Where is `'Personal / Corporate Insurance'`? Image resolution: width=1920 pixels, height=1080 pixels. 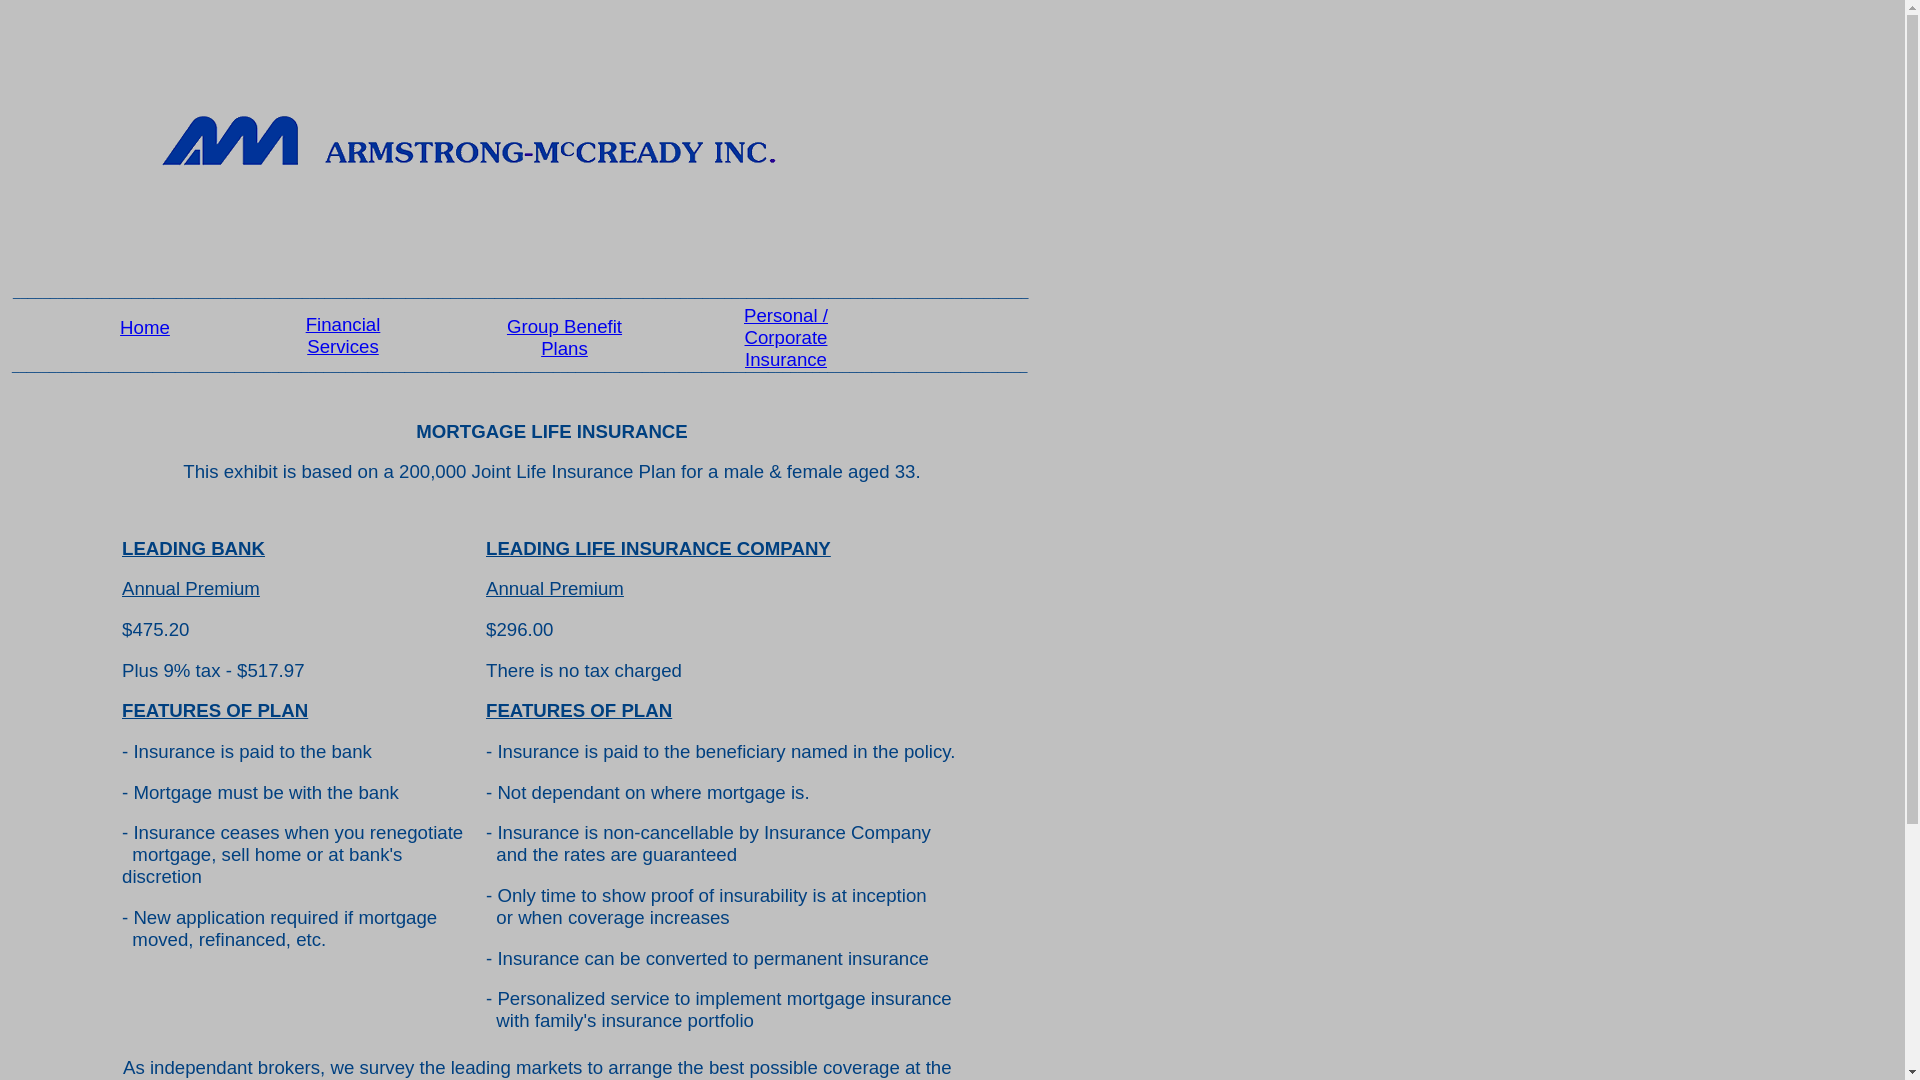 'Personal / Corporate Insurance' is located at coordinates (785, 336).